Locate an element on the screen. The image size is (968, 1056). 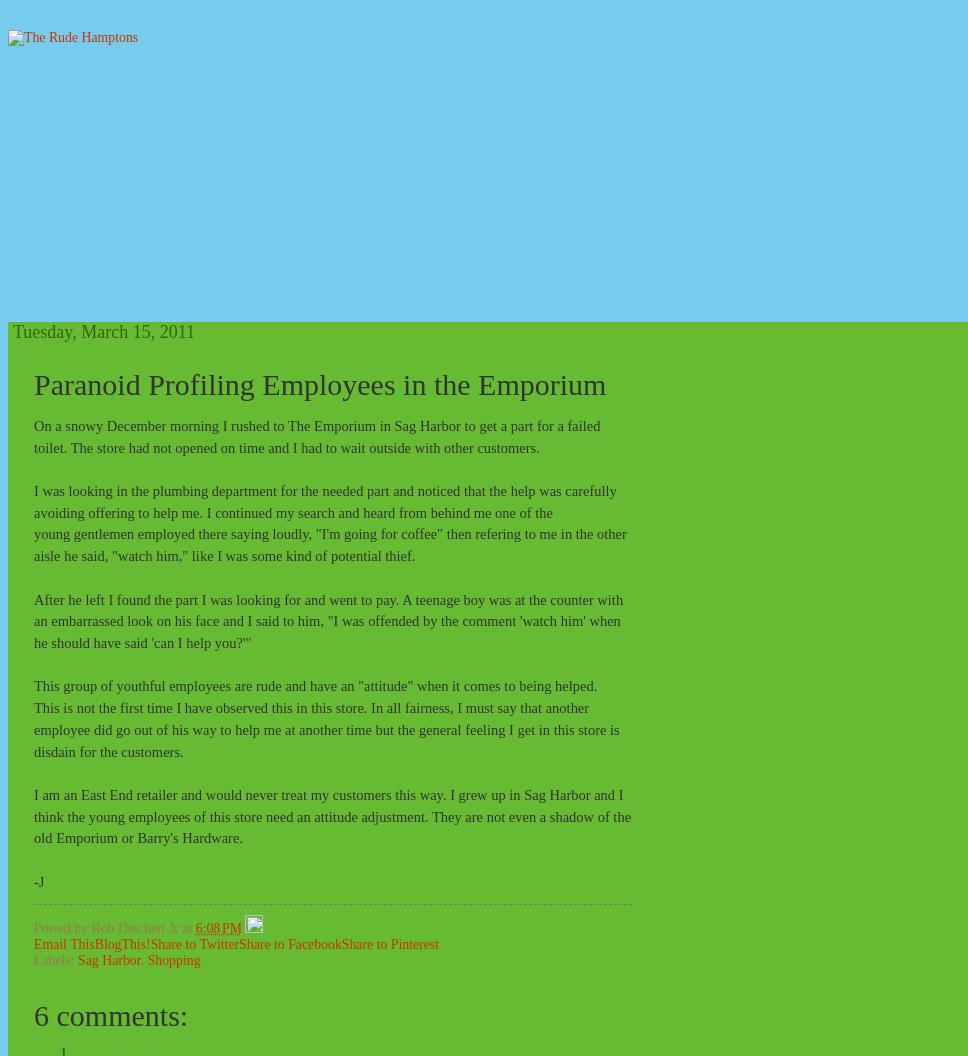
'Share to Twitter' is located at coordinates (194, 943).